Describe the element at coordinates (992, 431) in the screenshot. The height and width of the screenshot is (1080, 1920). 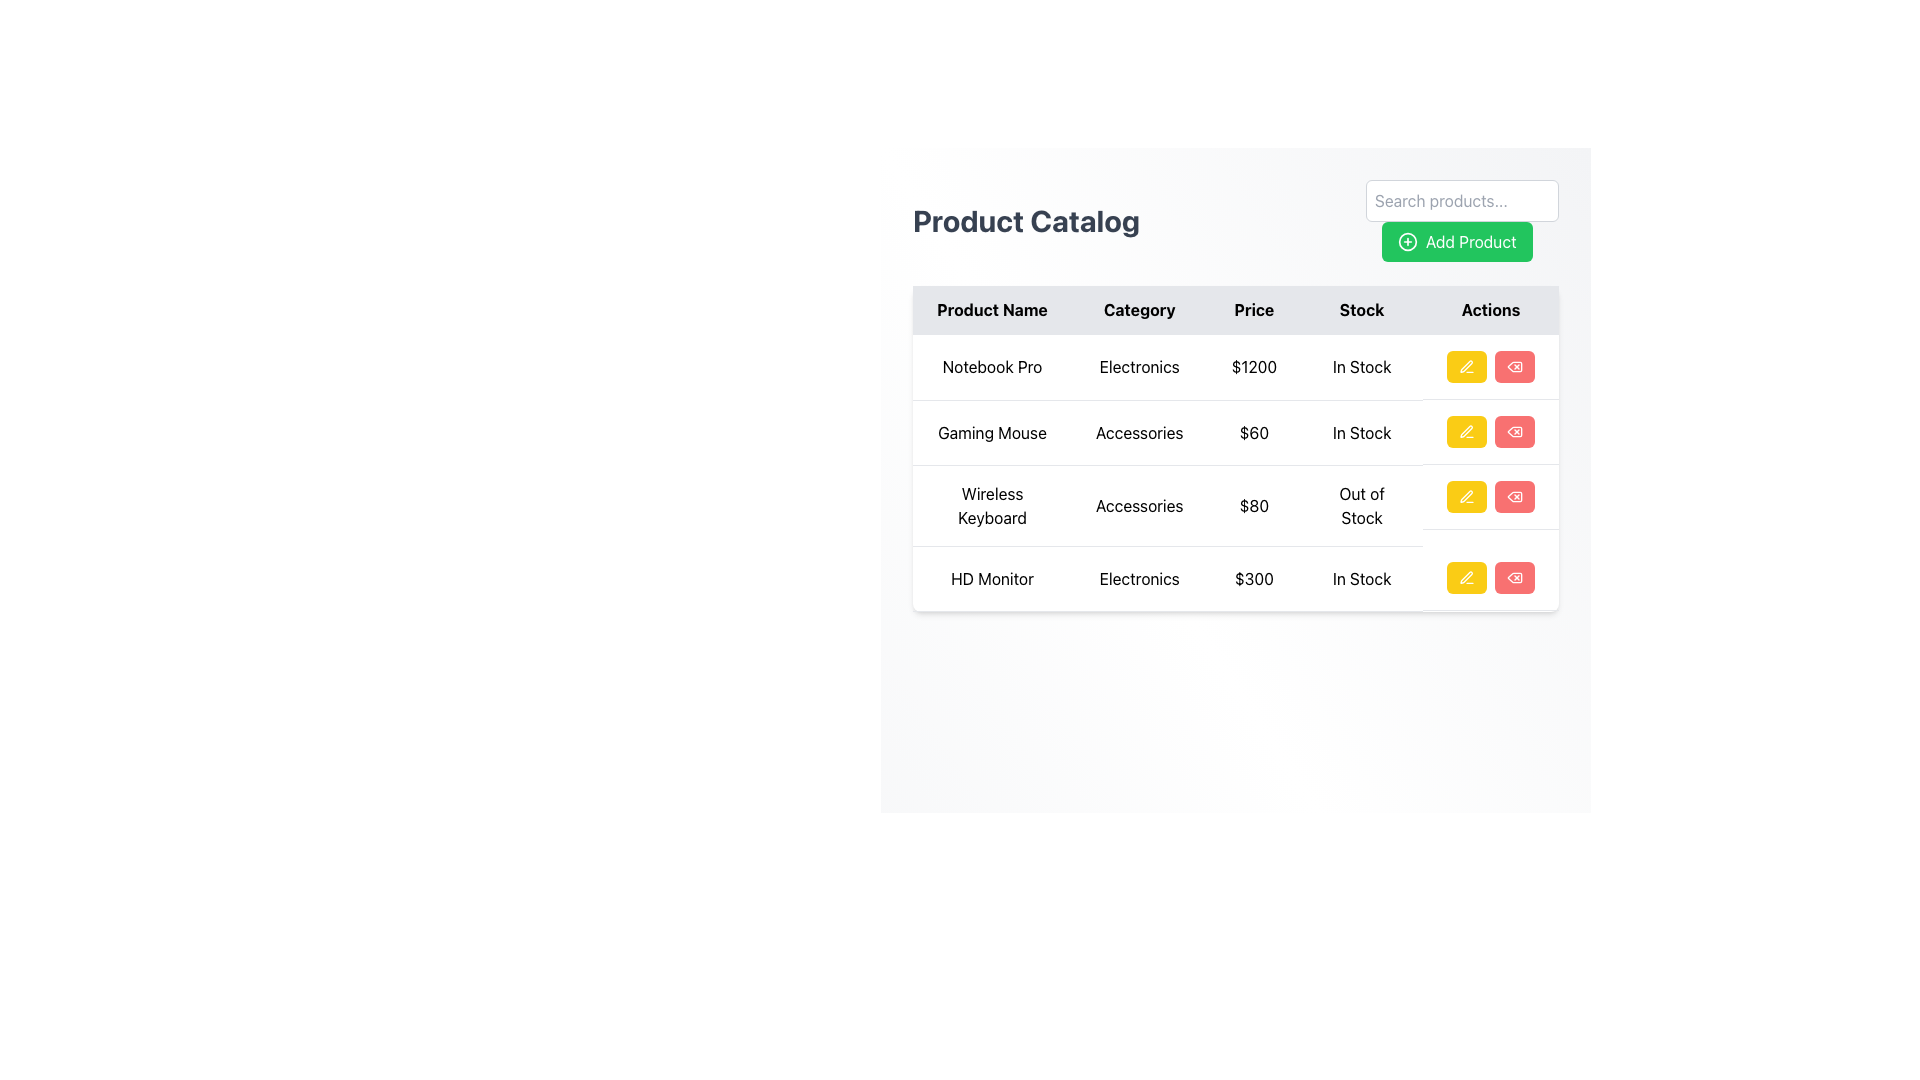
I see `the static label displaying the name of the product 'Gaming Mouse', which is the first cell in the row with header 'Product Name' in the product list table` at that location.